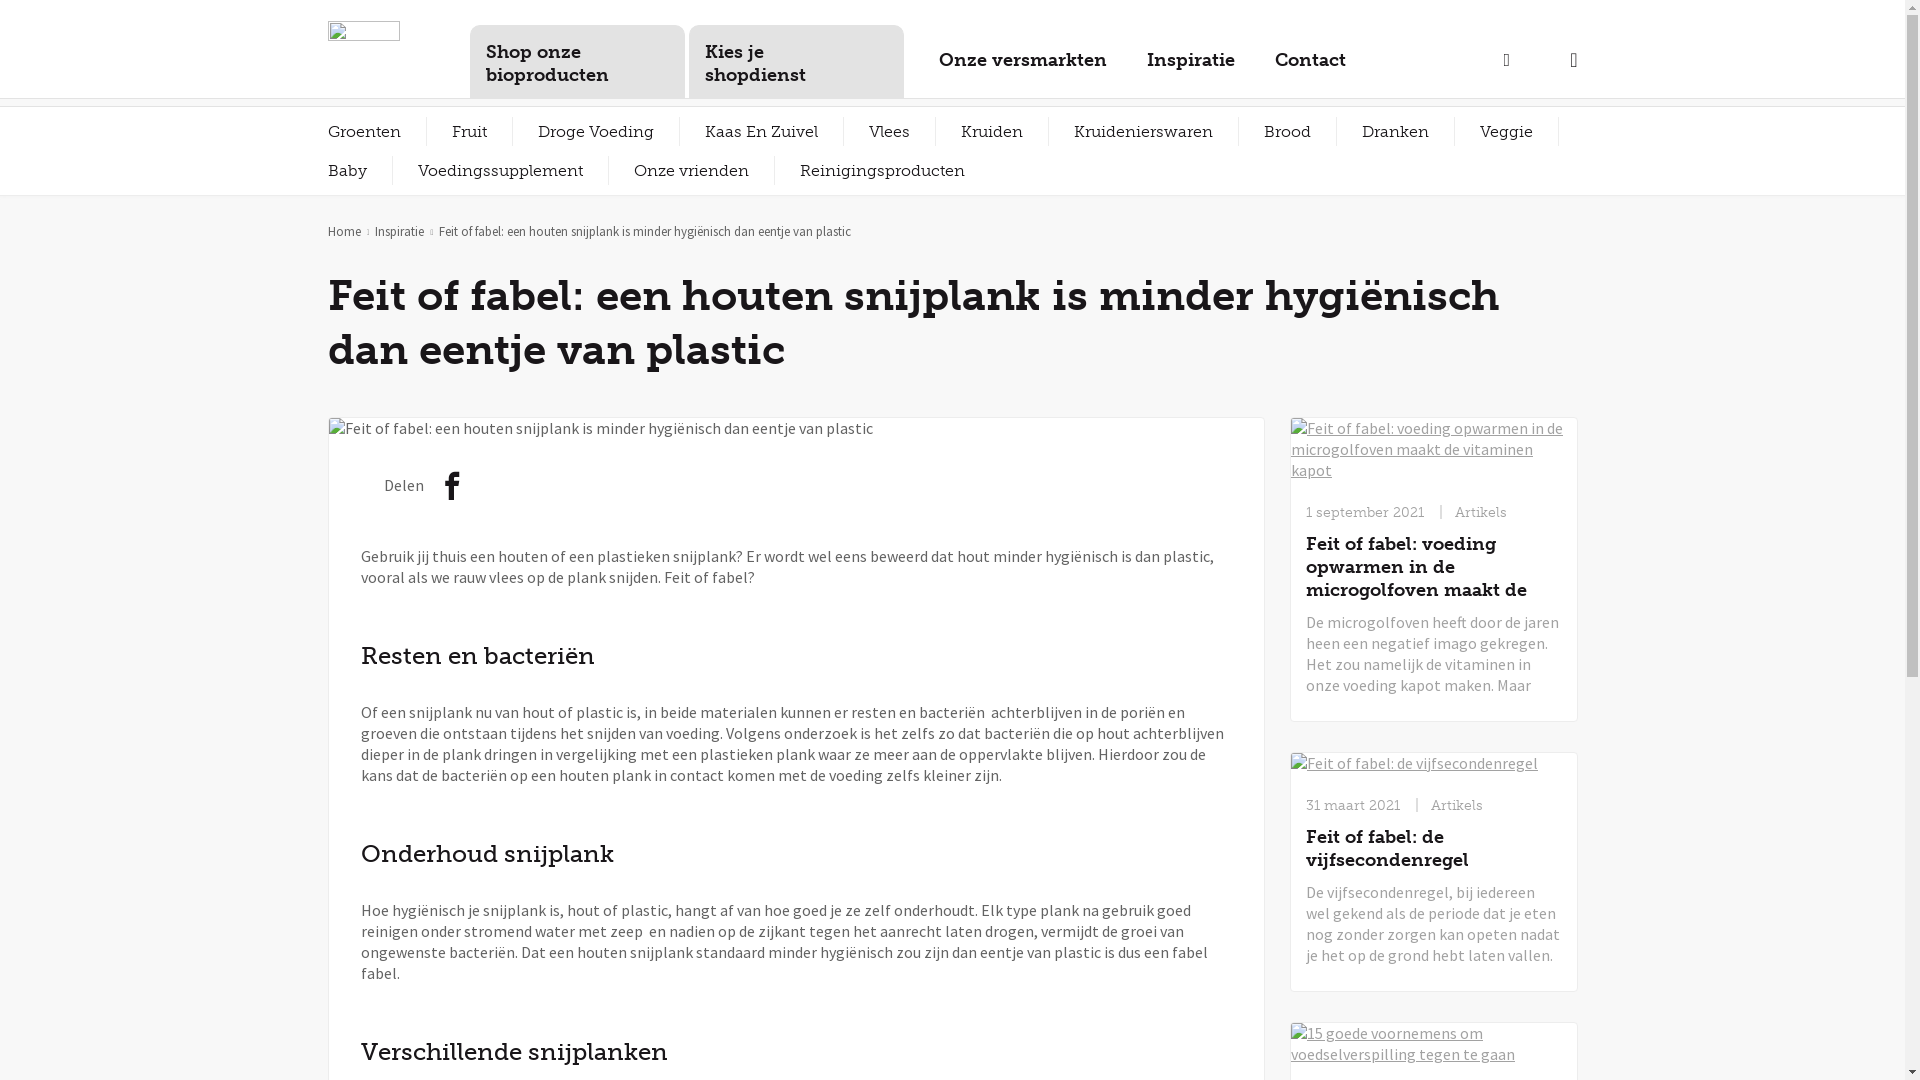 The image size is (1920, 1080). I want to click on 'Facebook', so click(452, 489).